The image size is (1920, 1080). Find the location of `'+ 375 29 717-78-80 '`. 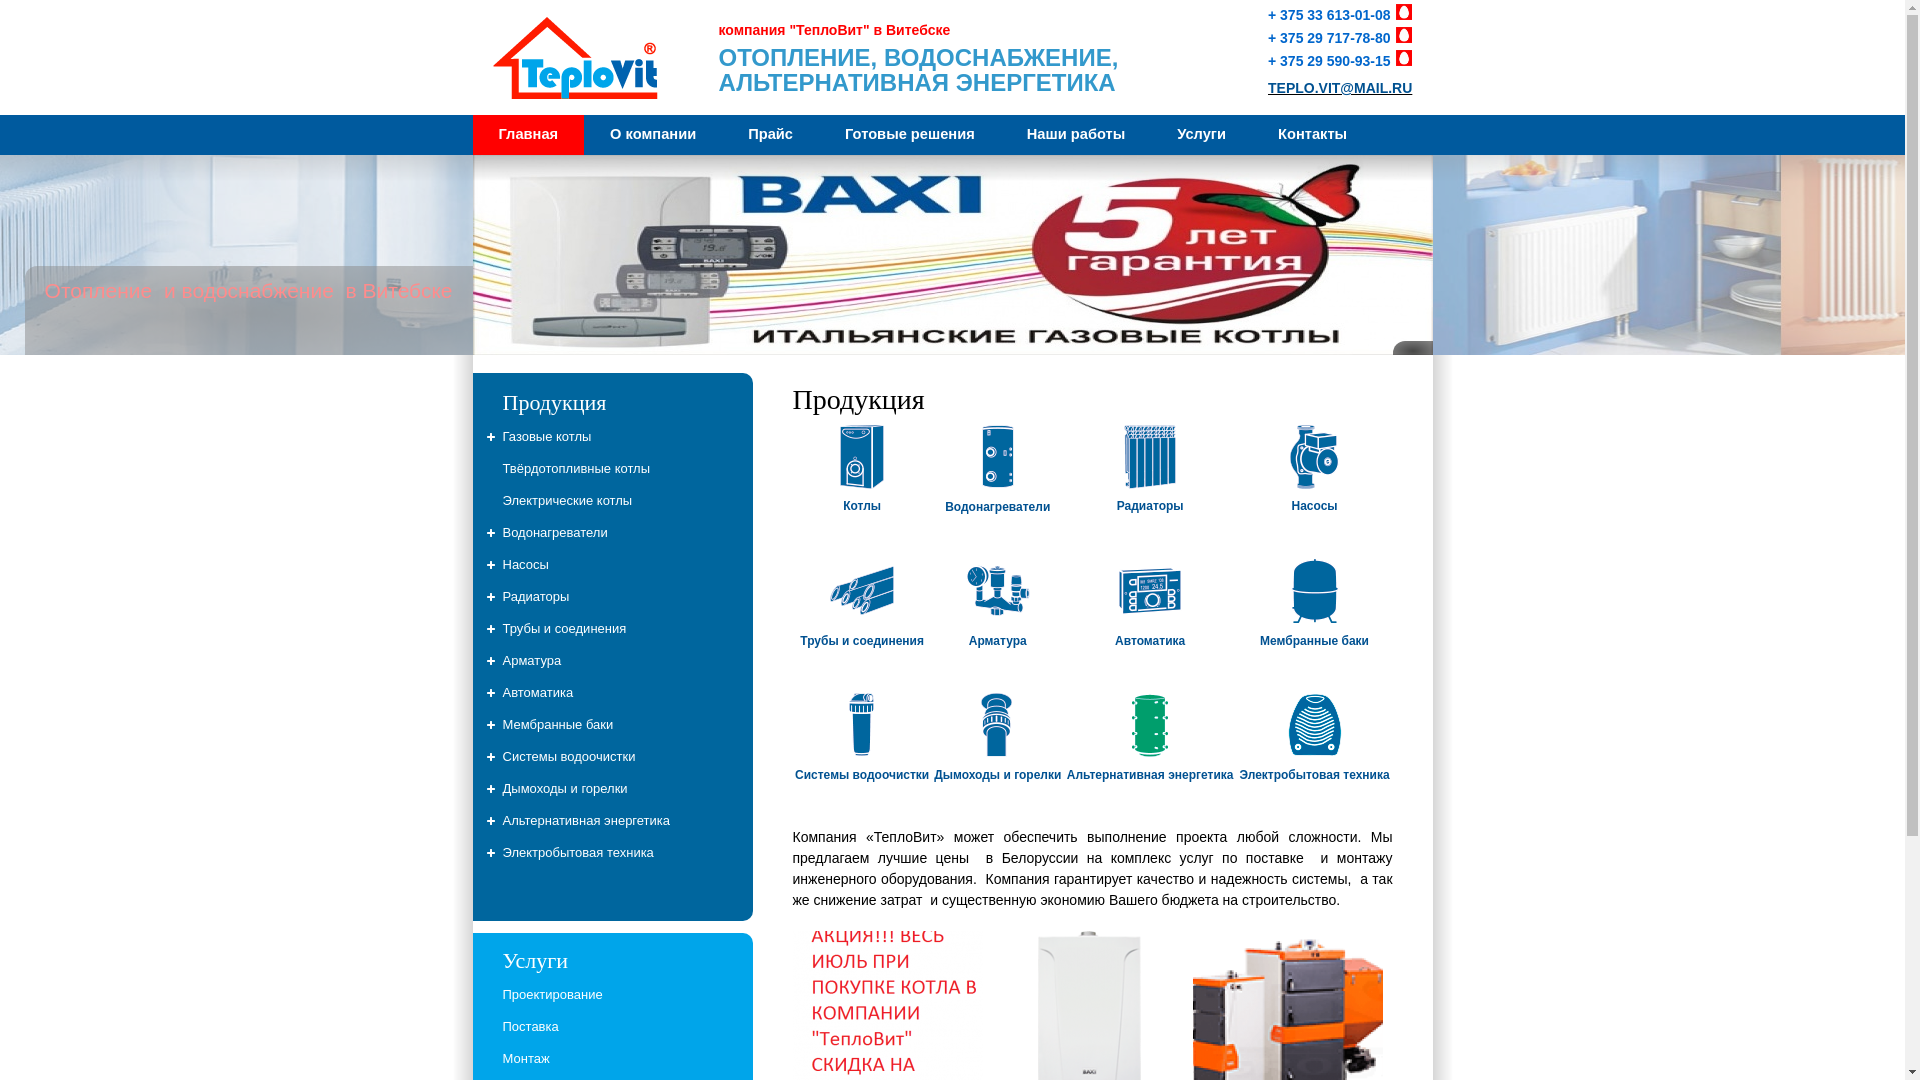

'+ 375 29 717-78-80 ' is located at coordinates (1340, 38).